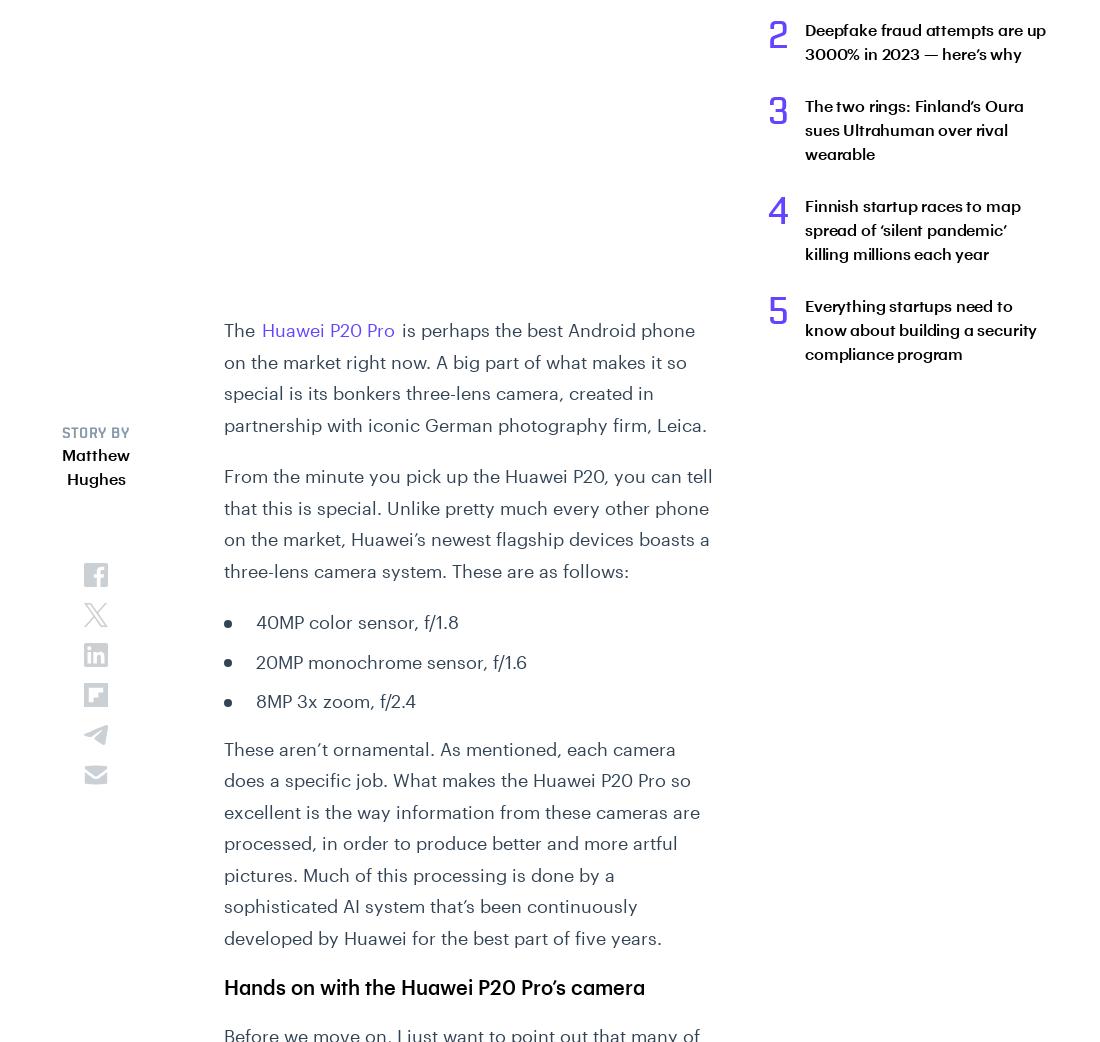 The width and height of the screenshot is (1100, 1042). What do you see at coordinates (778, 35) in the screenshot?
I see `'2'` at bounding box center [778, 35].